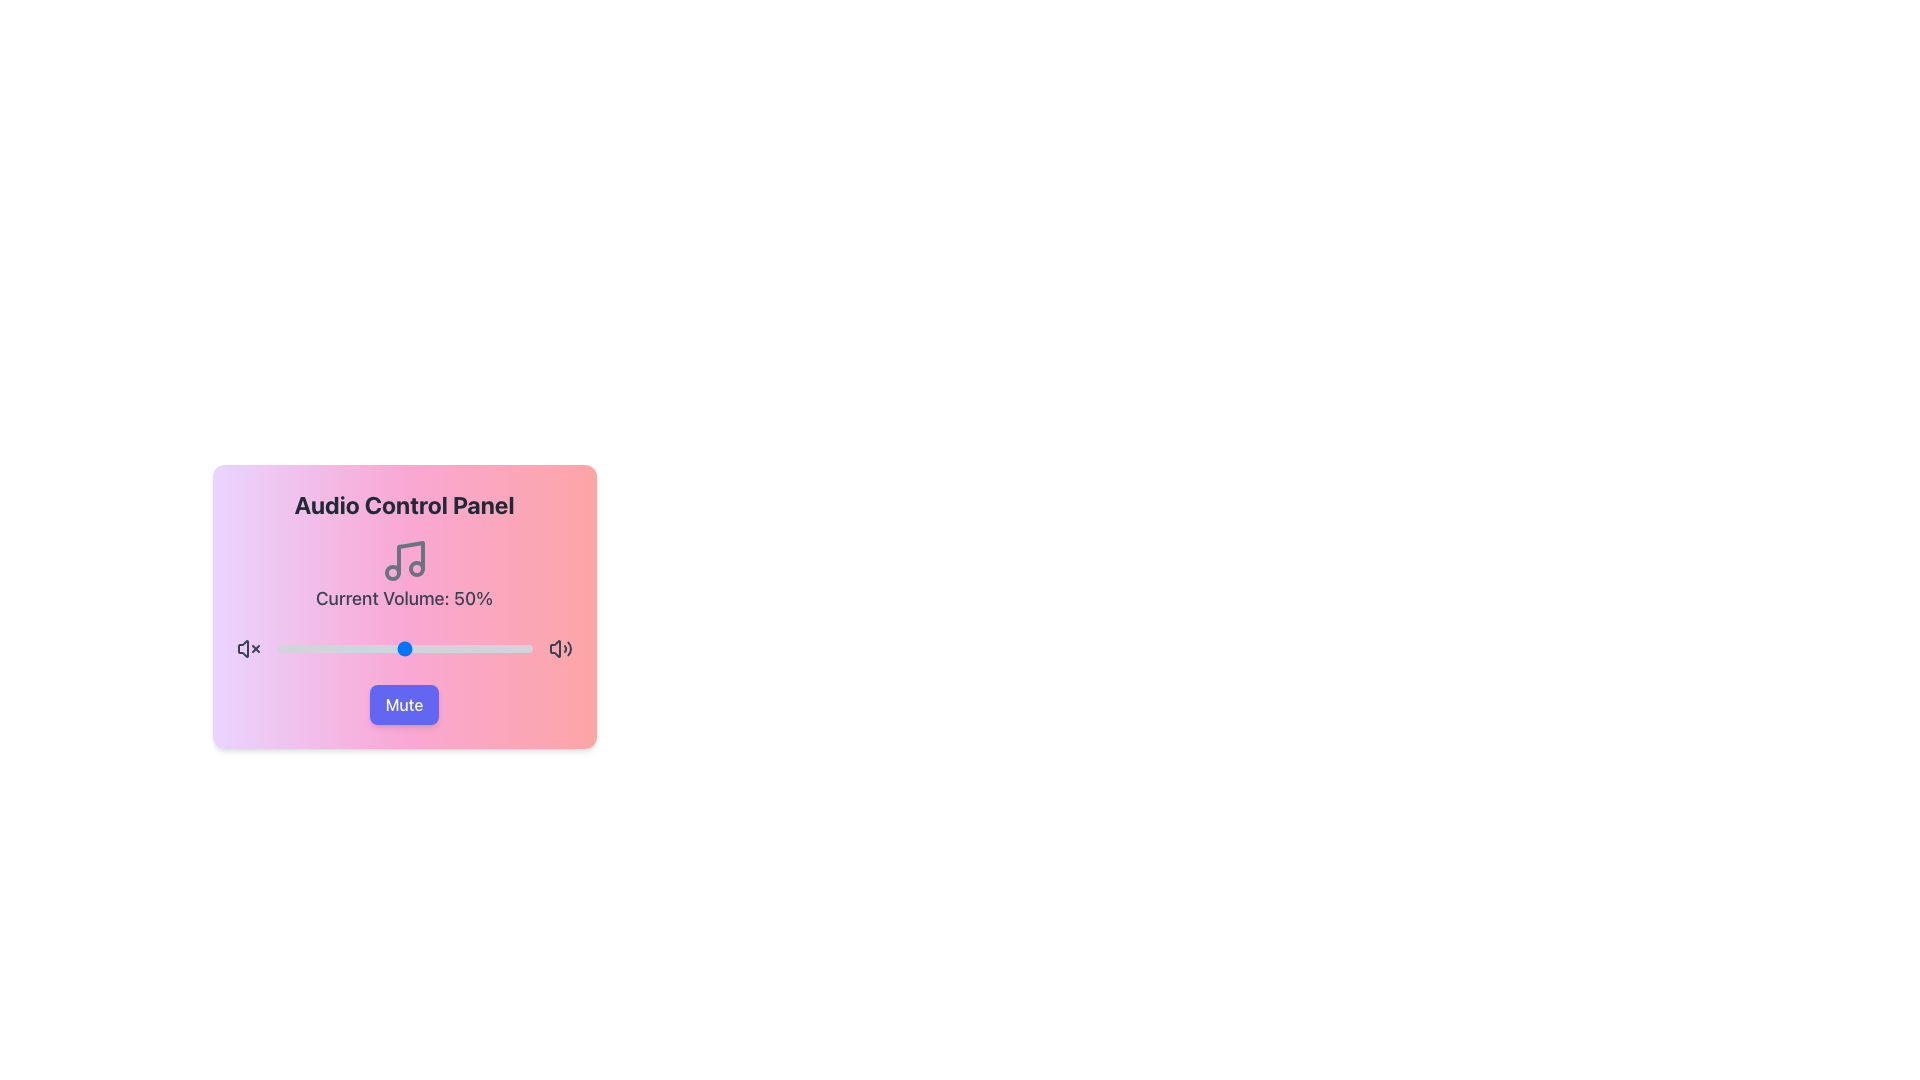 The image size is (1920, 1080). What do you see at coordinates (469, 648) in the screenshot?
I see `the volume` at bounding box center [469, 648].